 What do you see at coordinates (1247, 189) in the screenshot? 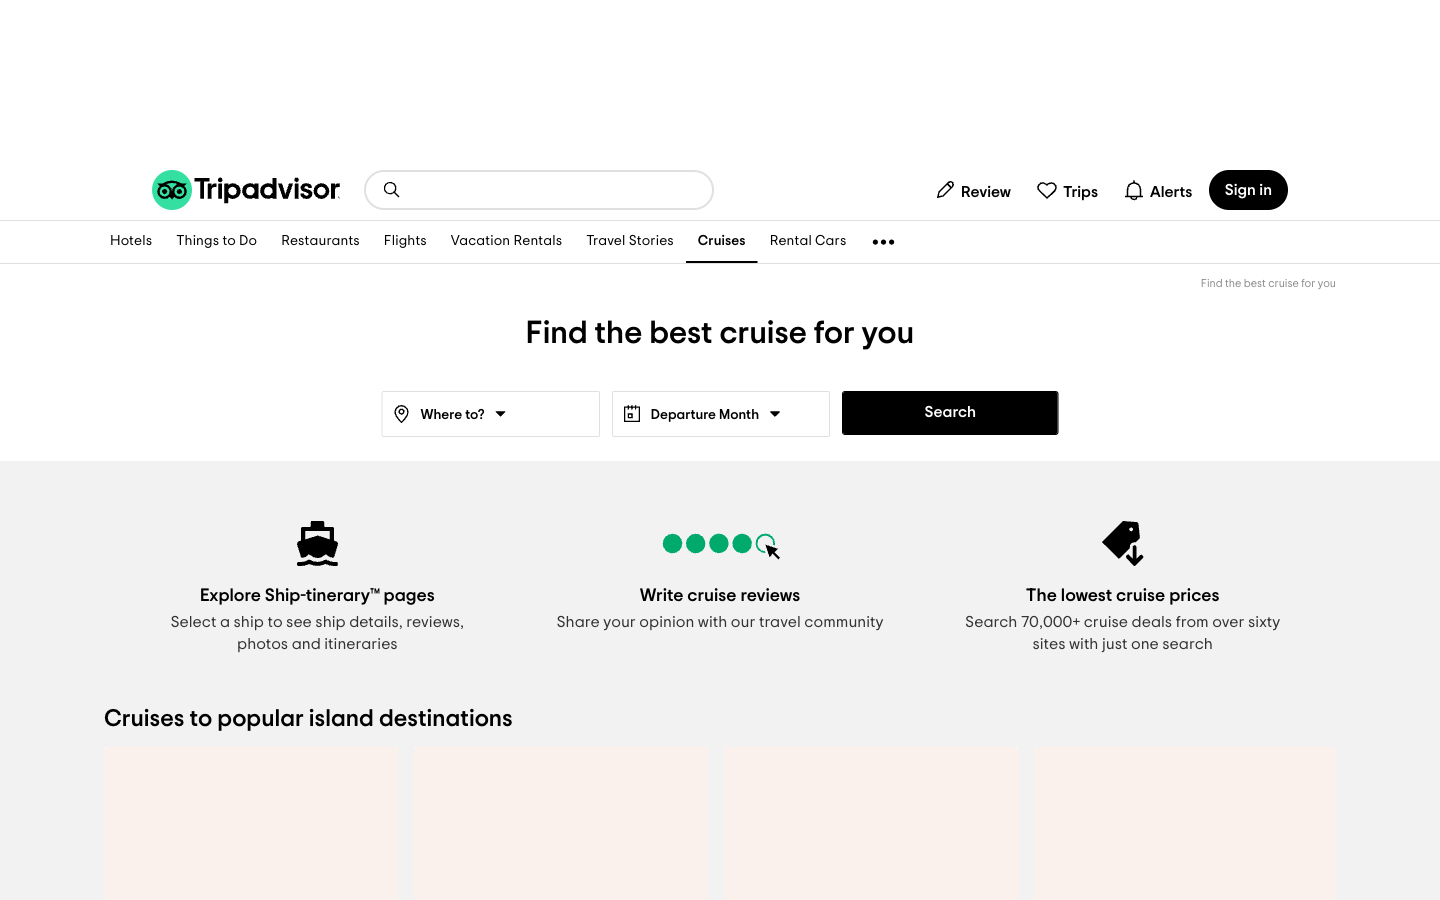
I see `log in page` at bounding box center [1247, 189].